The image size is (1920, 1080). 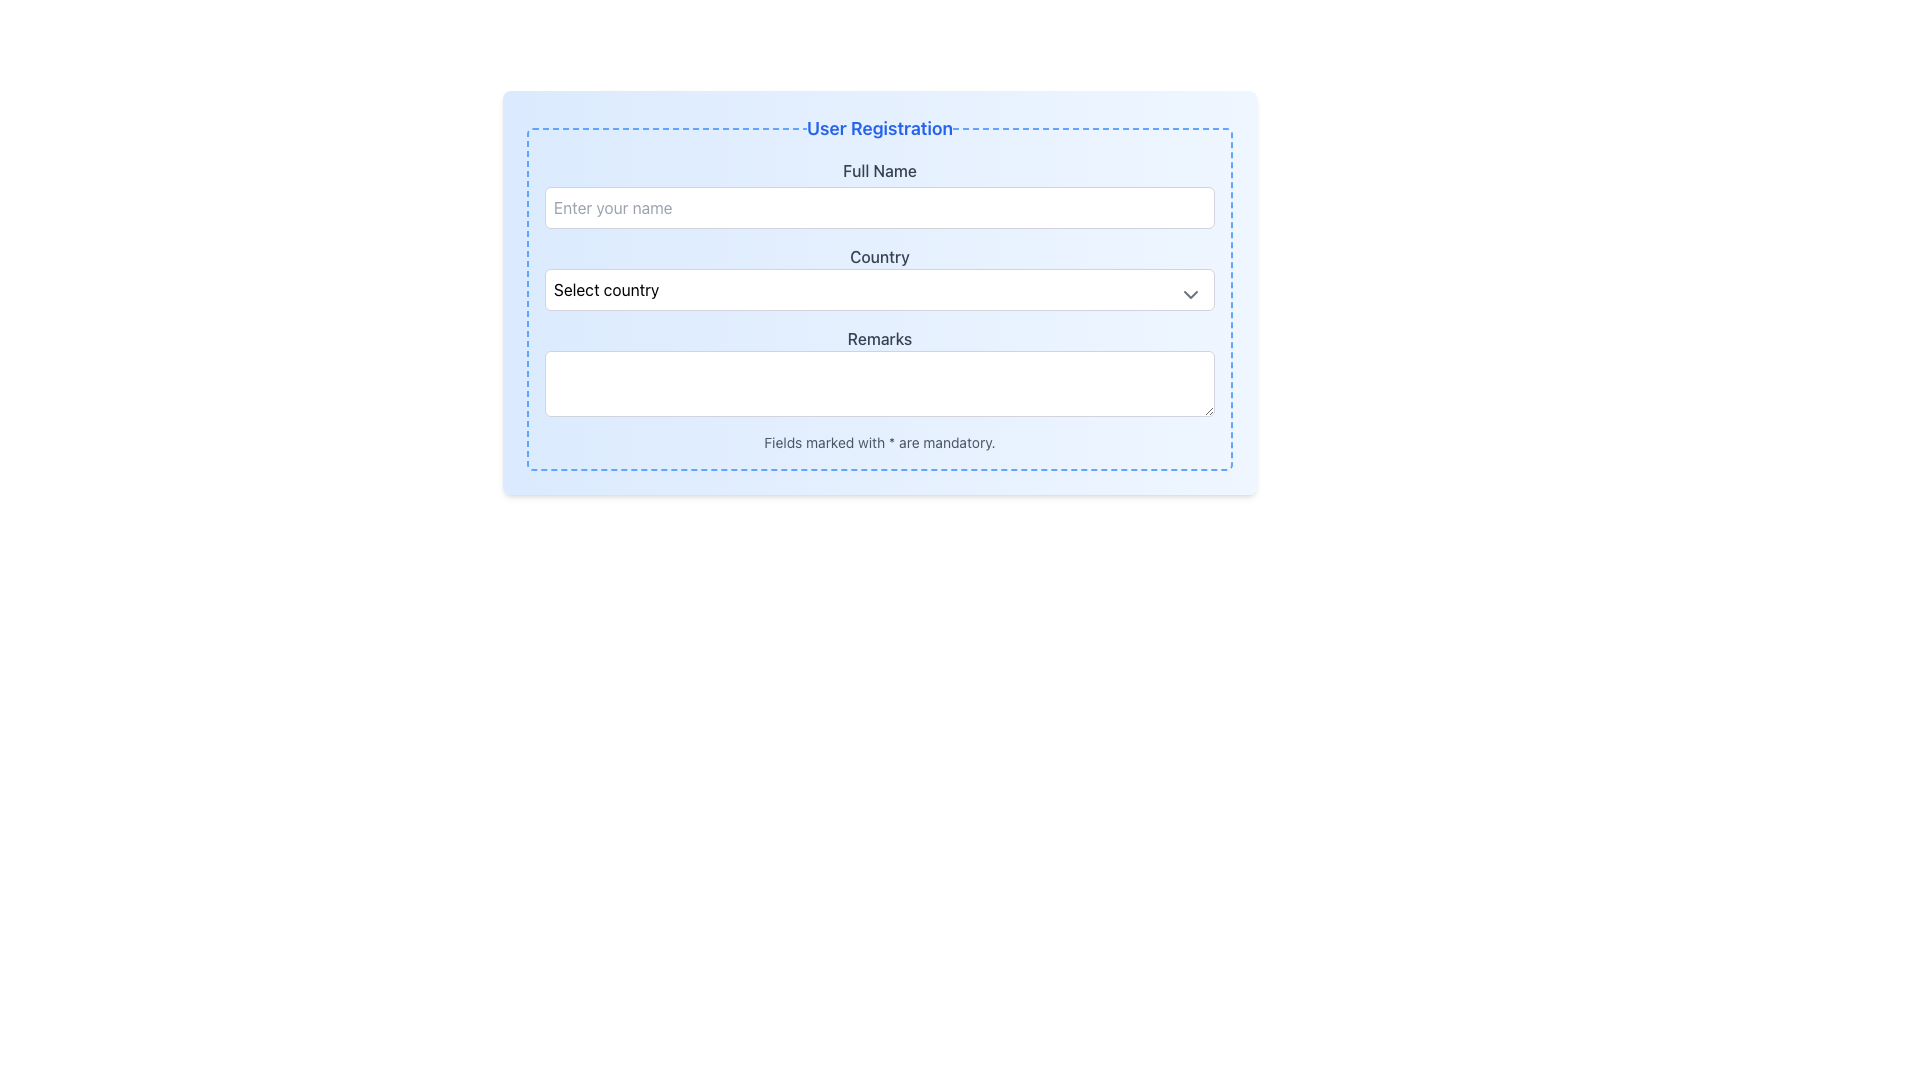 I want to click on the downward-pointing chevron icon located on the far-right side of the 'Select country' dropdown menu, so click(x=1190, y=294).